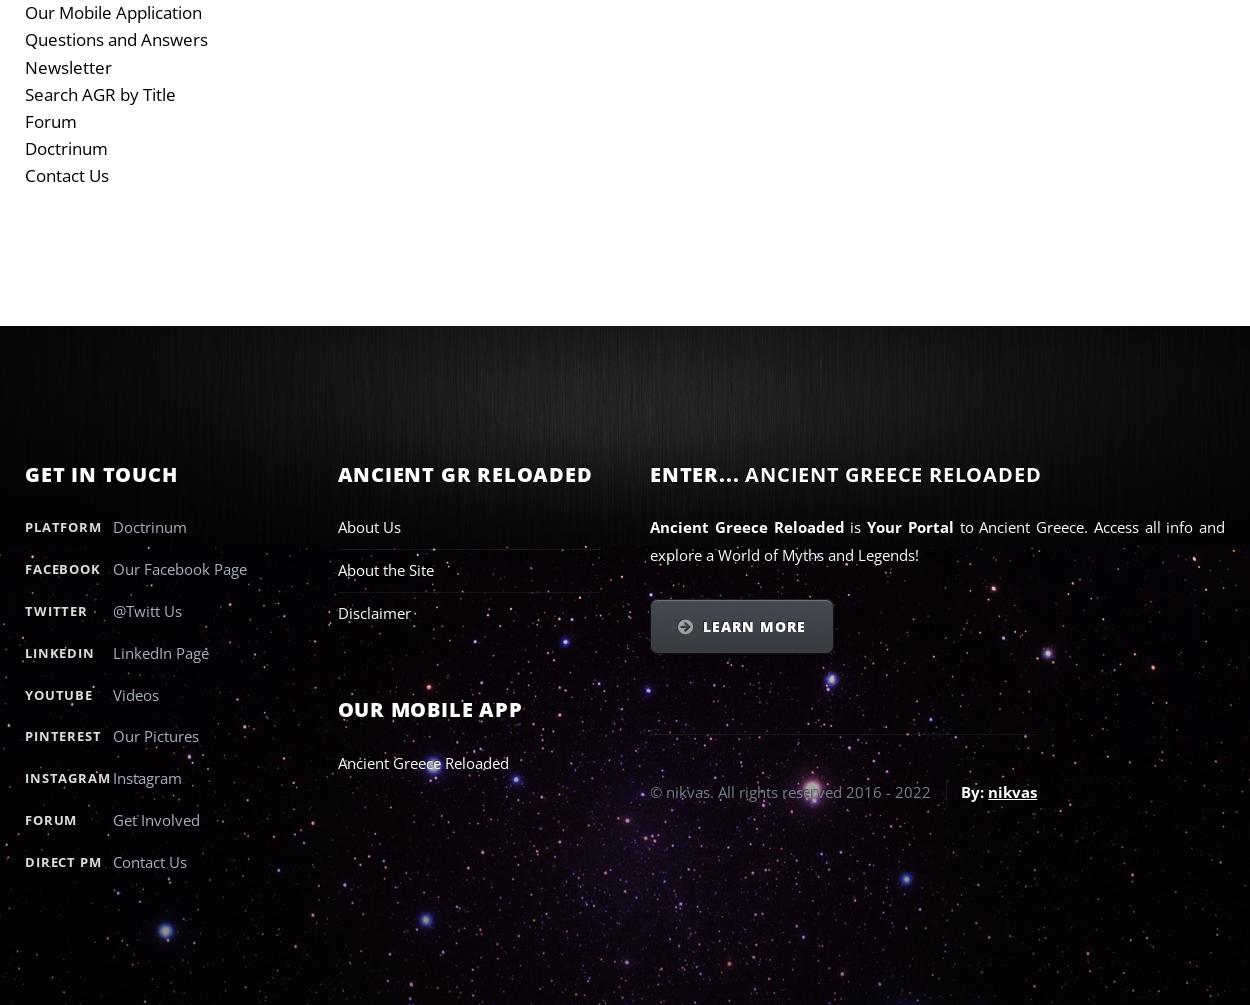  I want to click on 'About Us', so click(336, 526).